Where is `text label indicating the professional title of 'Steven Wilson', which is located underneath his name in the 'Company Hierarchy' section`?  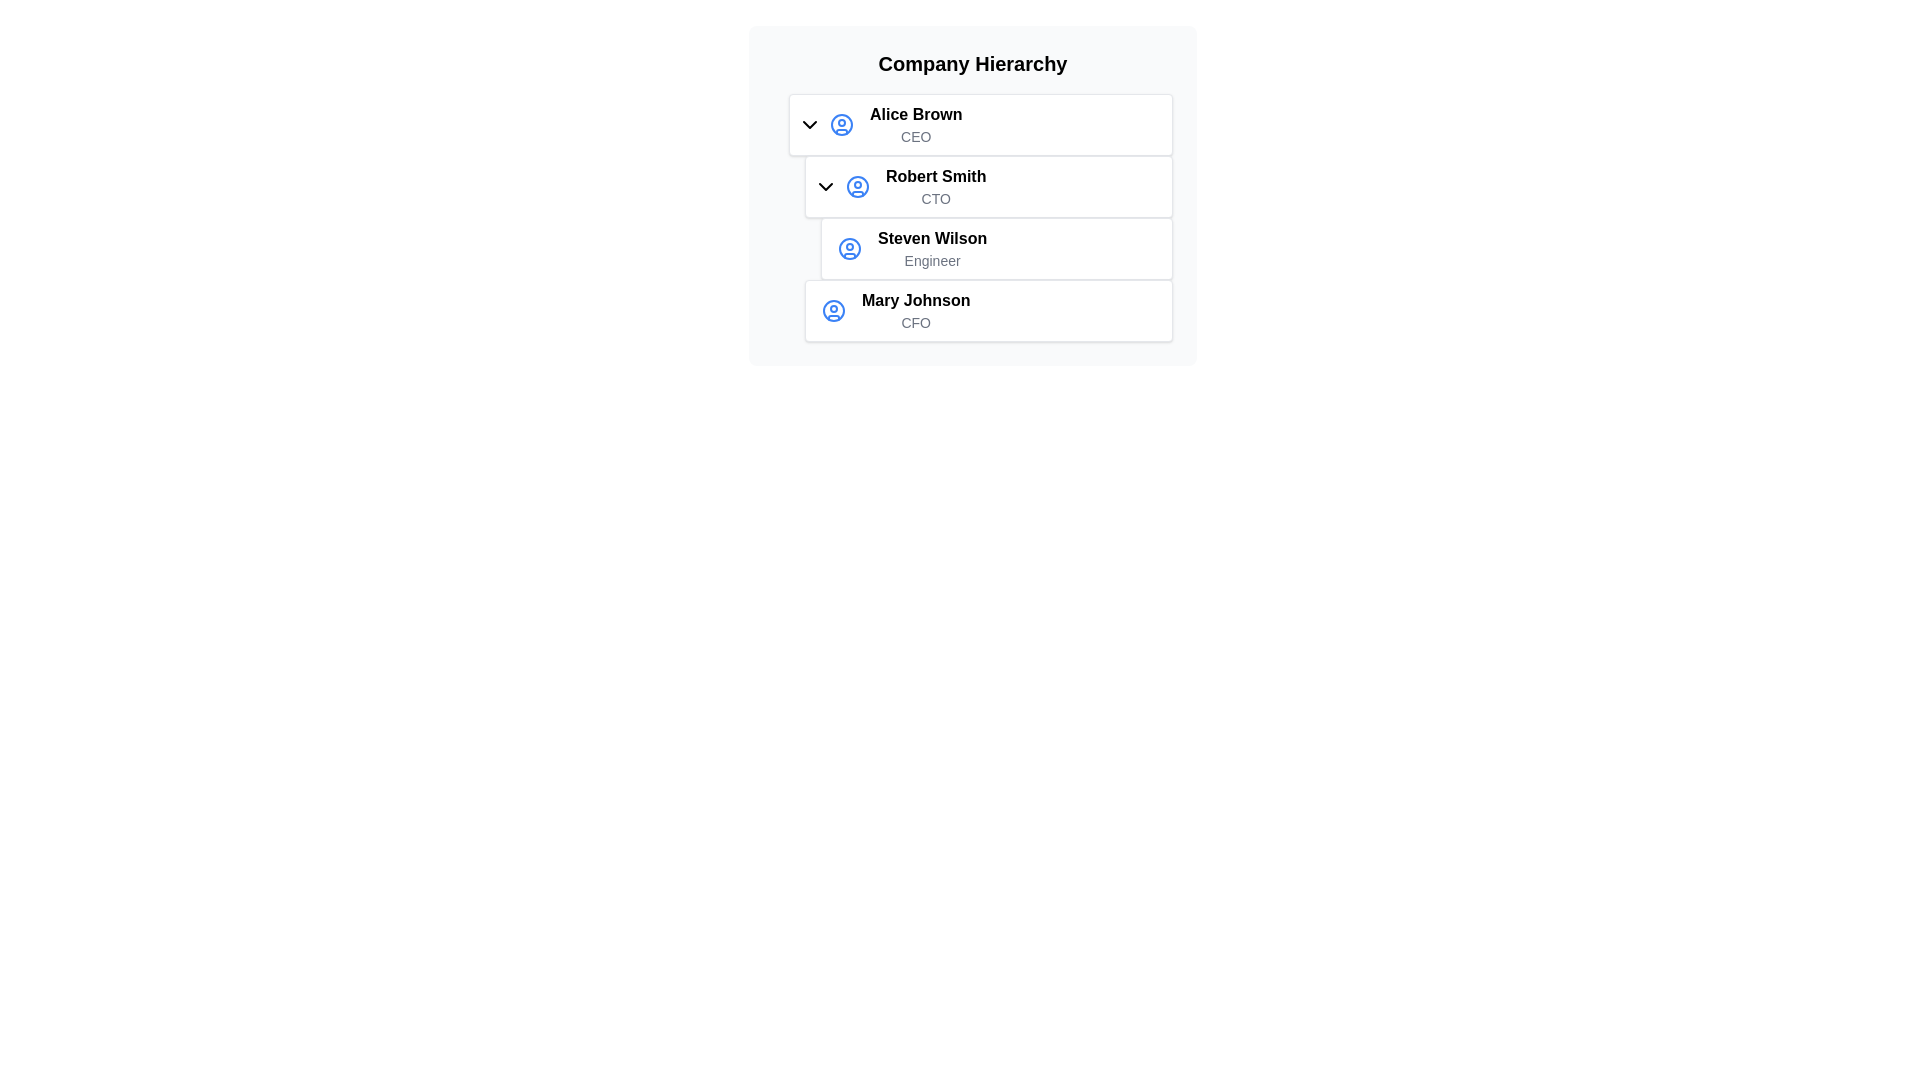
text label indicating the professional title of 'Steven Wilson', which is located underneath his name in the 'Company Hierarchy' section is located at coordinates (931, 260).